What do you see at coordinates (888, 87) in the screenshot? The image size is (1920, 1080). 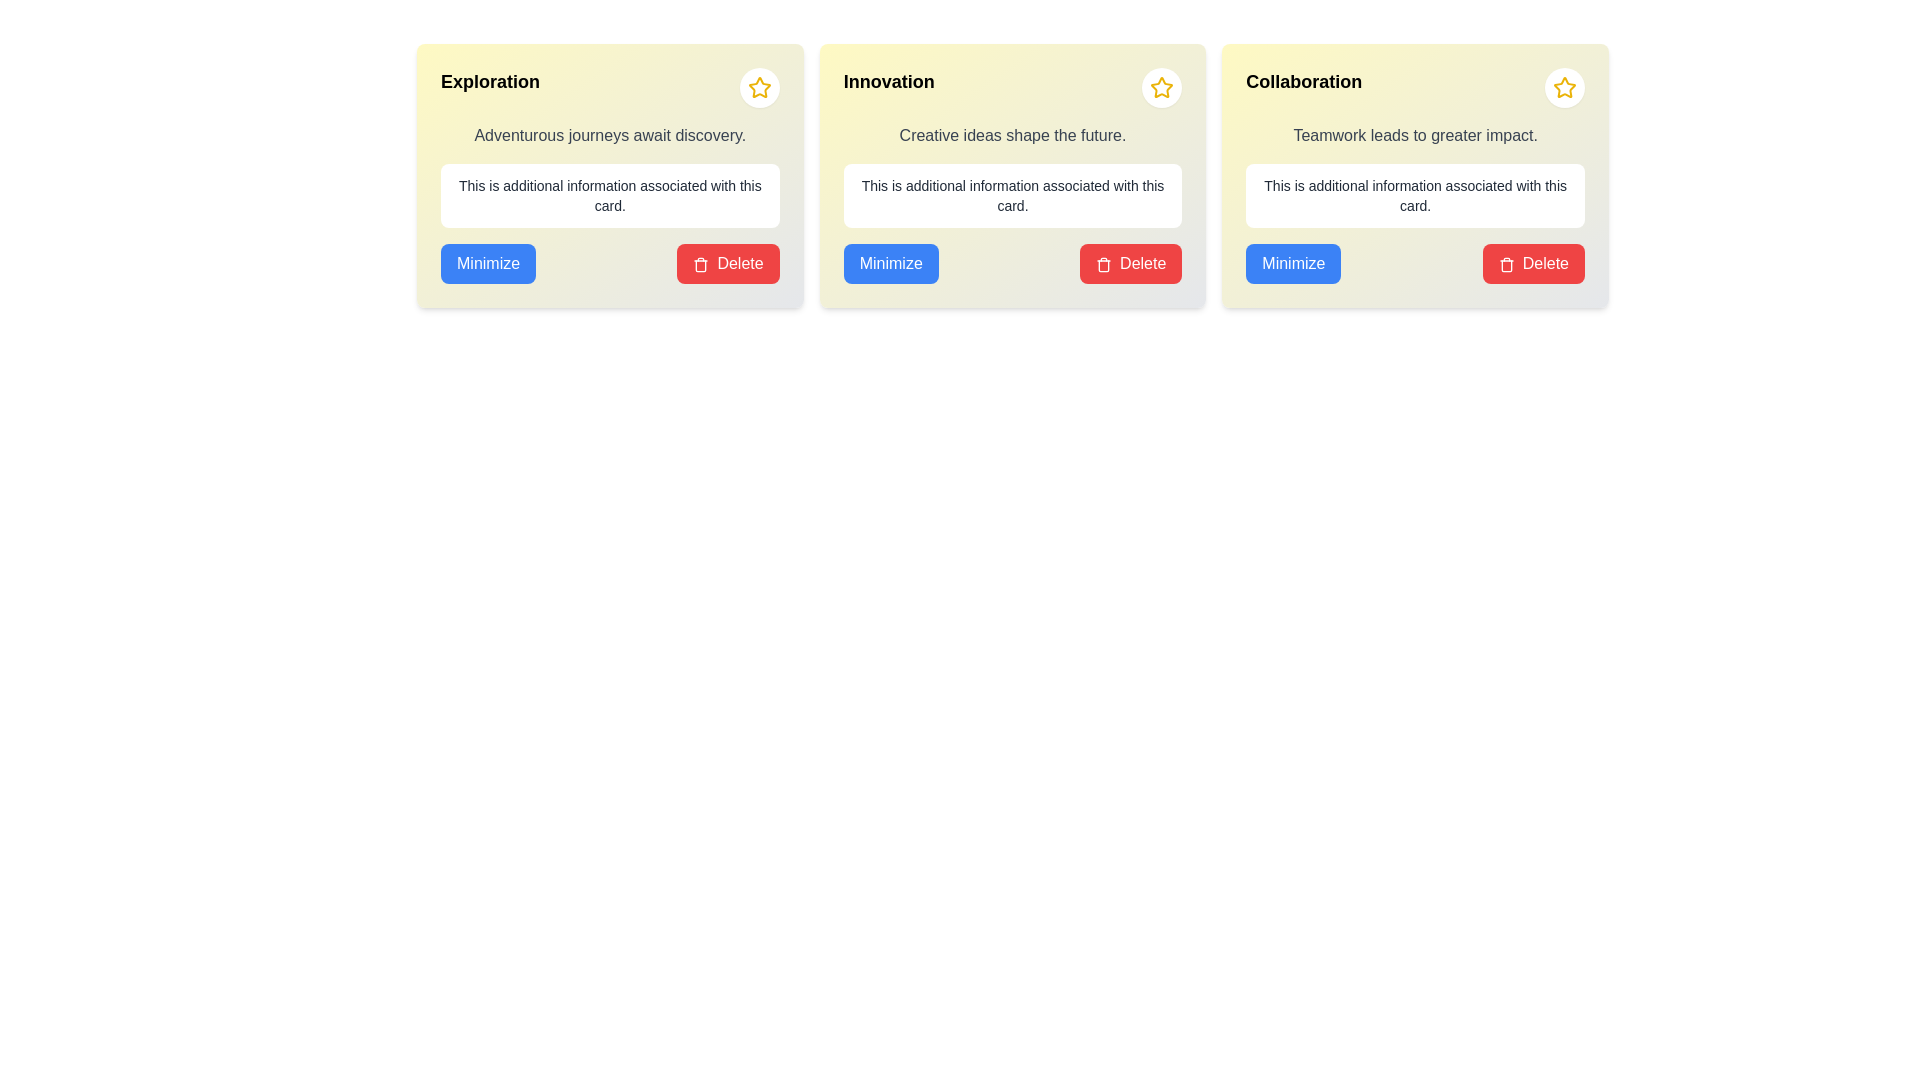 I see `the 'Innovation' text label, which serves as the title for the second card in the layout, located at the top-left corner of the card` at bounding box center [888, 87].